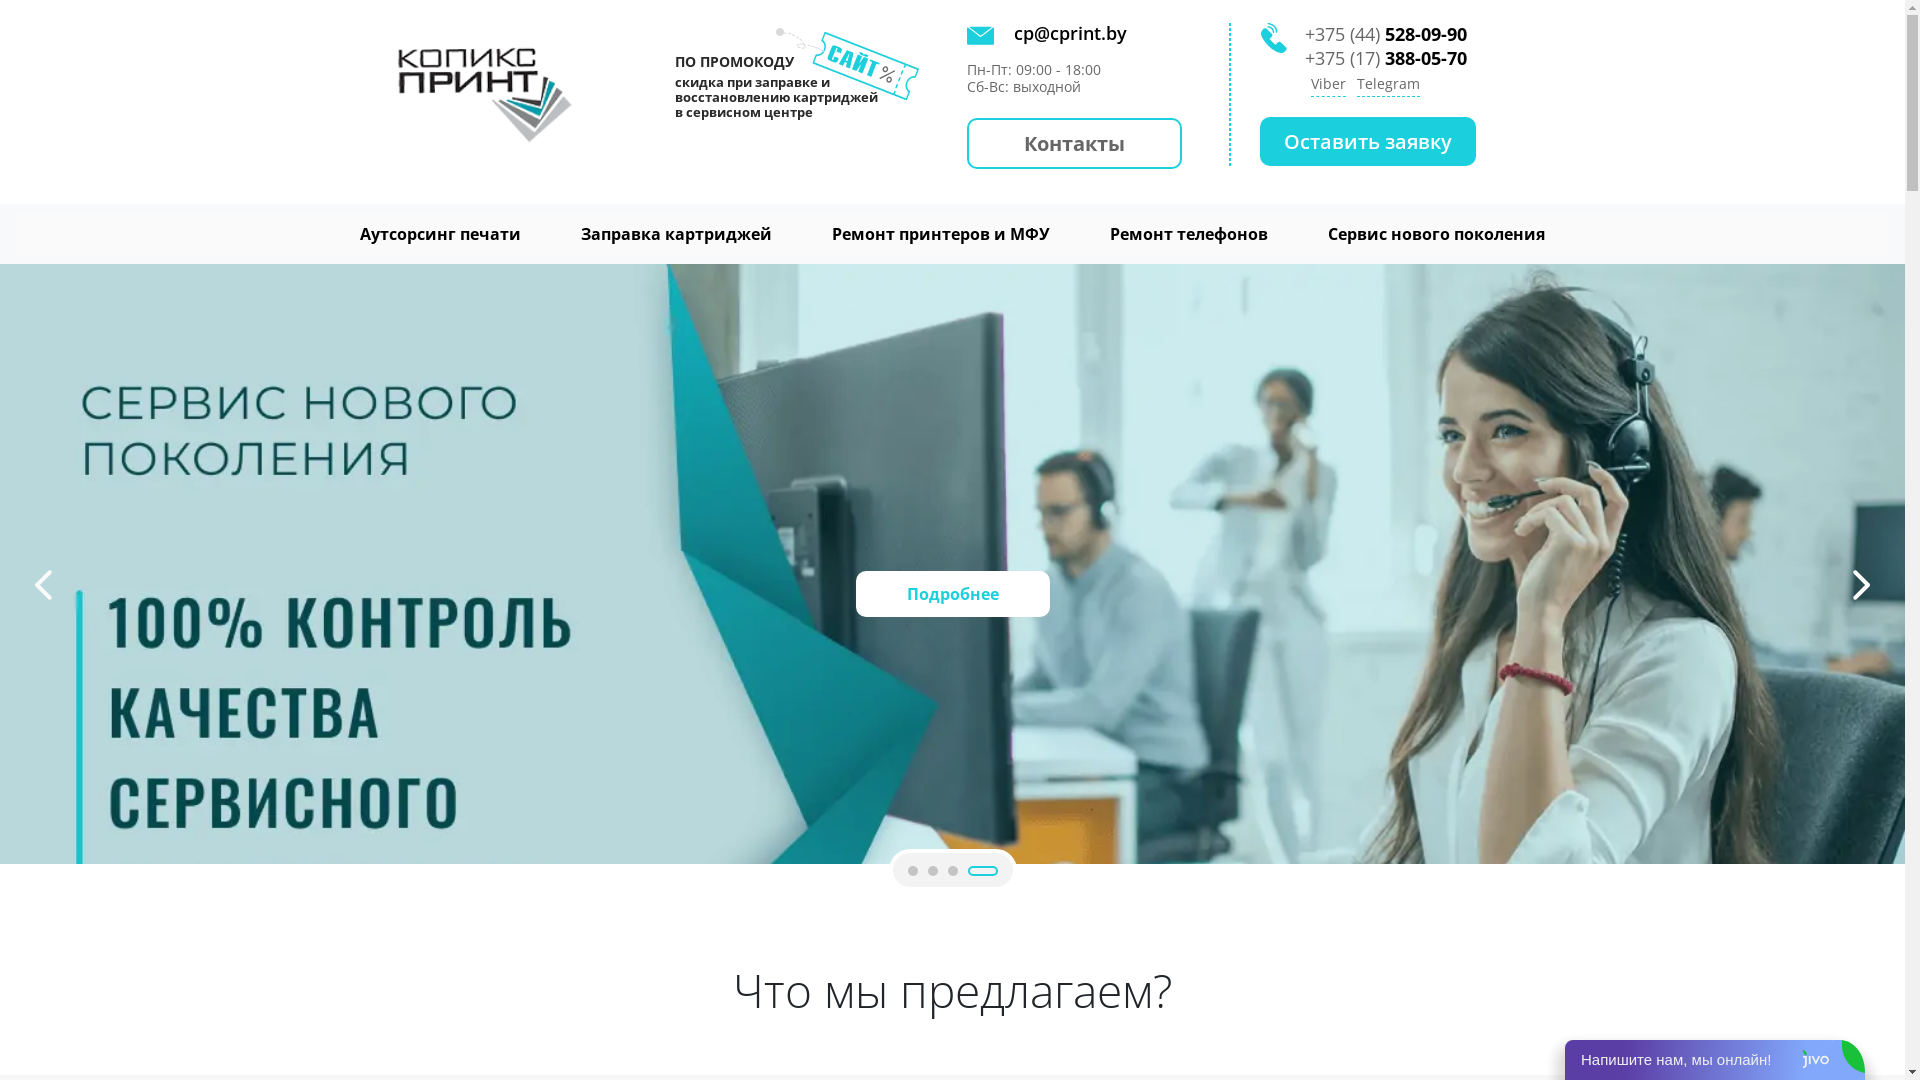 This screenshot has width=1920, height=1080. Describe the element at coordinates (1305, 34) in the screenshot. I see `'+375 (44) 528-09-90'` at that location.